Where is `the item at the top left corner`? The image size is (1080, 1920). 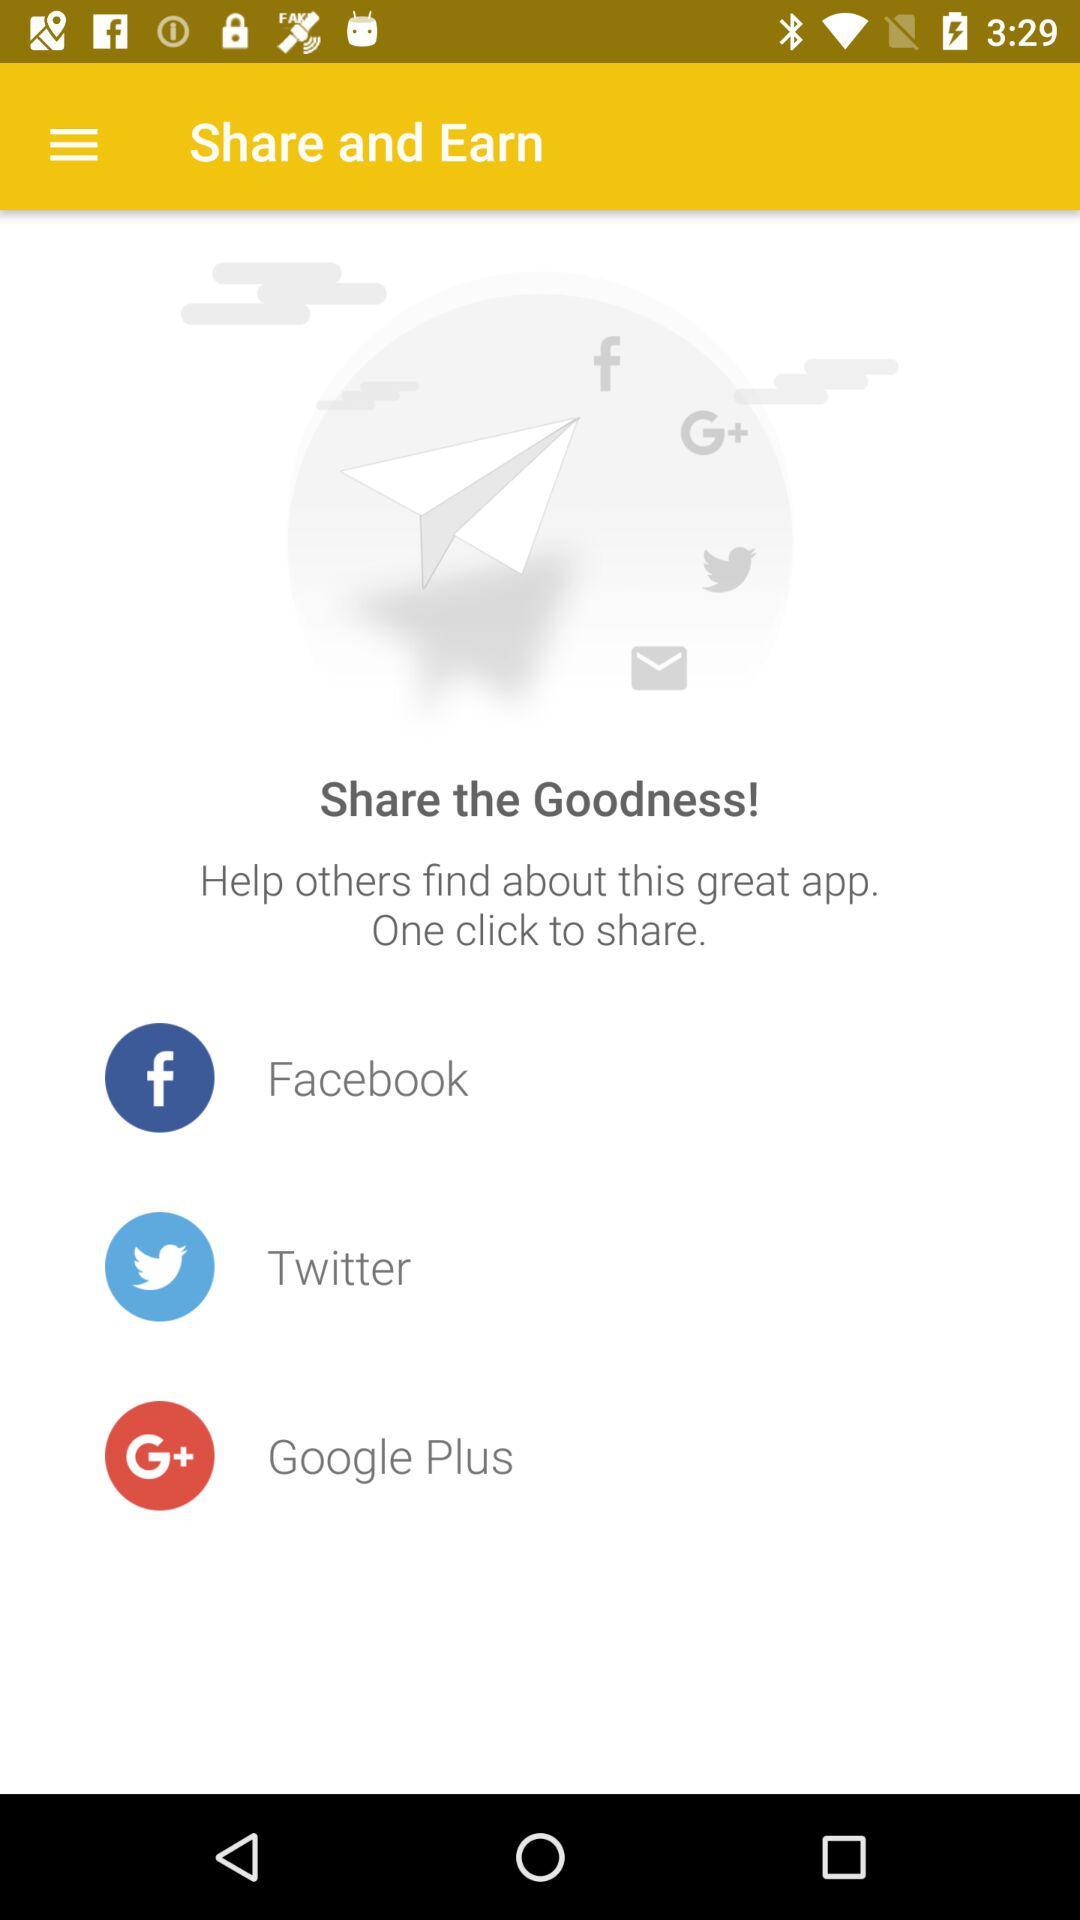 the item at the top left corner is located at coordinates (72, 141).